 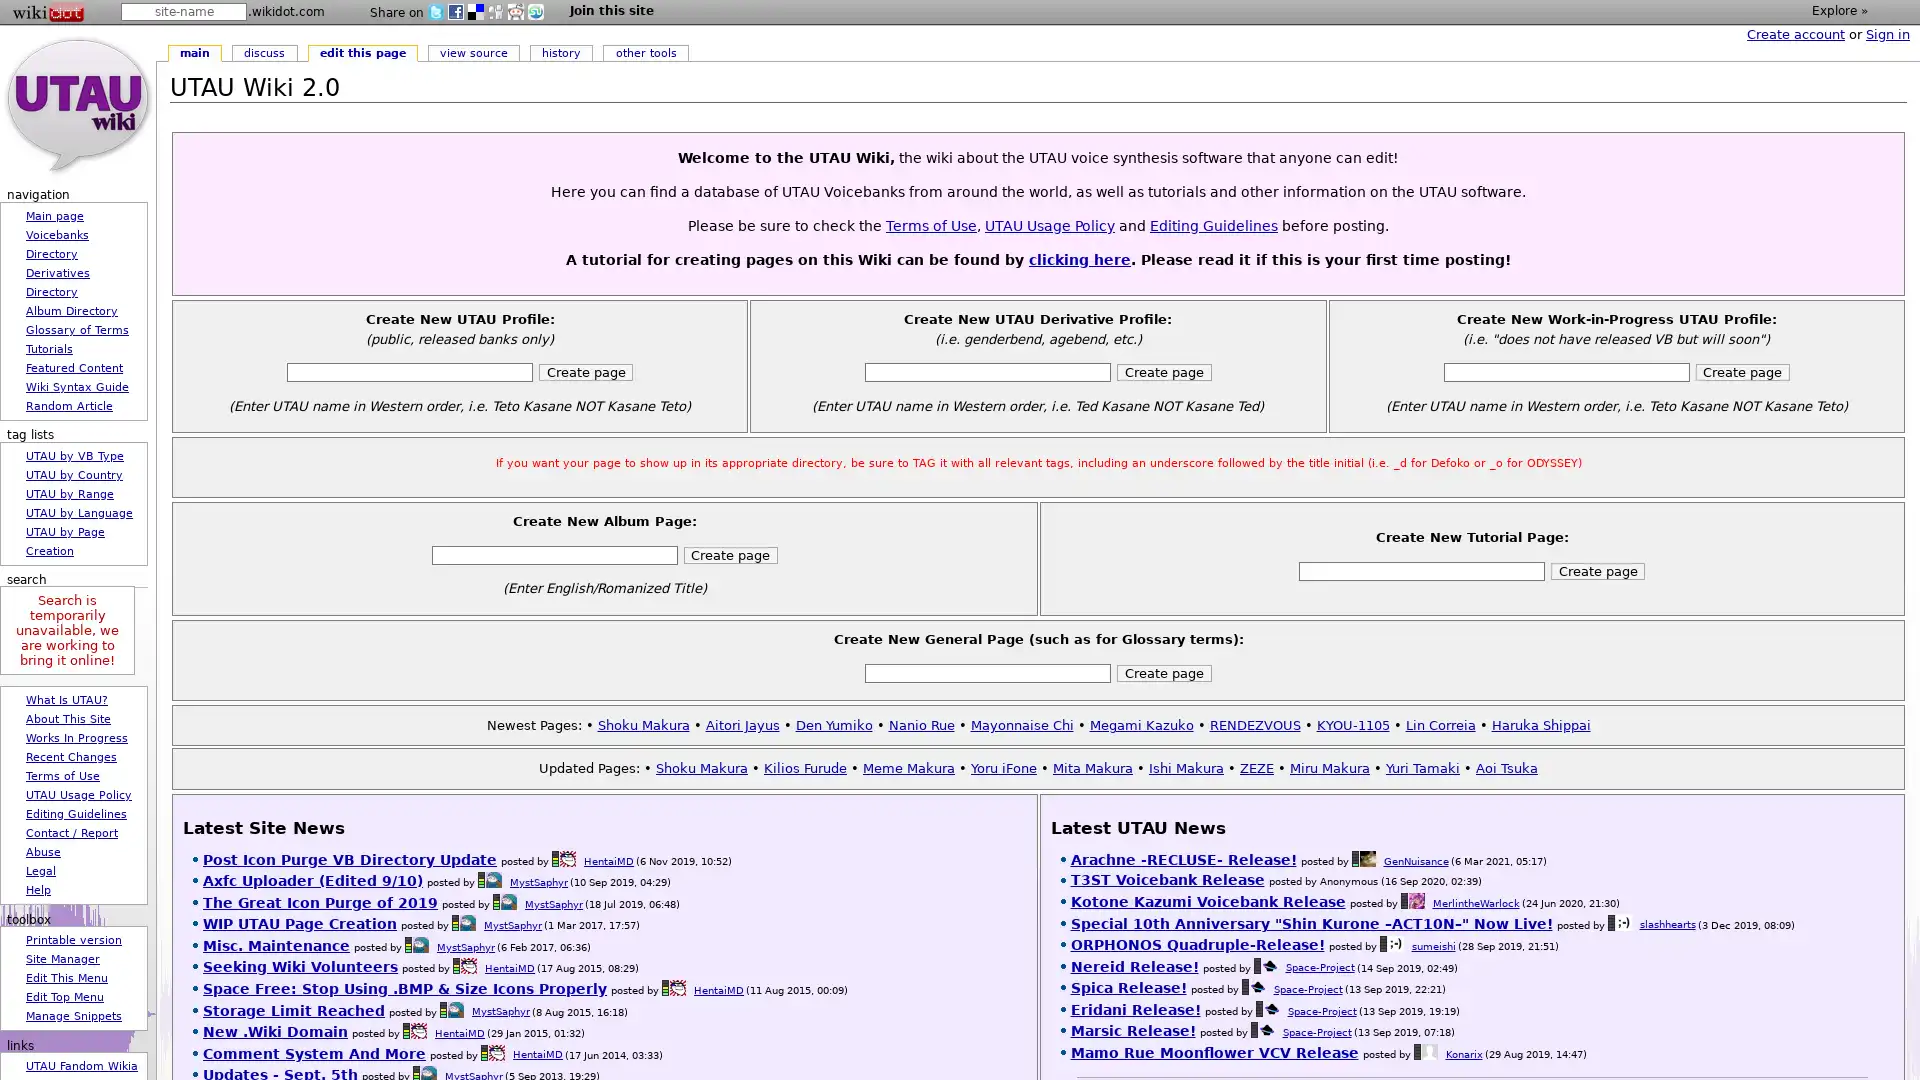 I want to click on Create page, so click(x=728, y=554).